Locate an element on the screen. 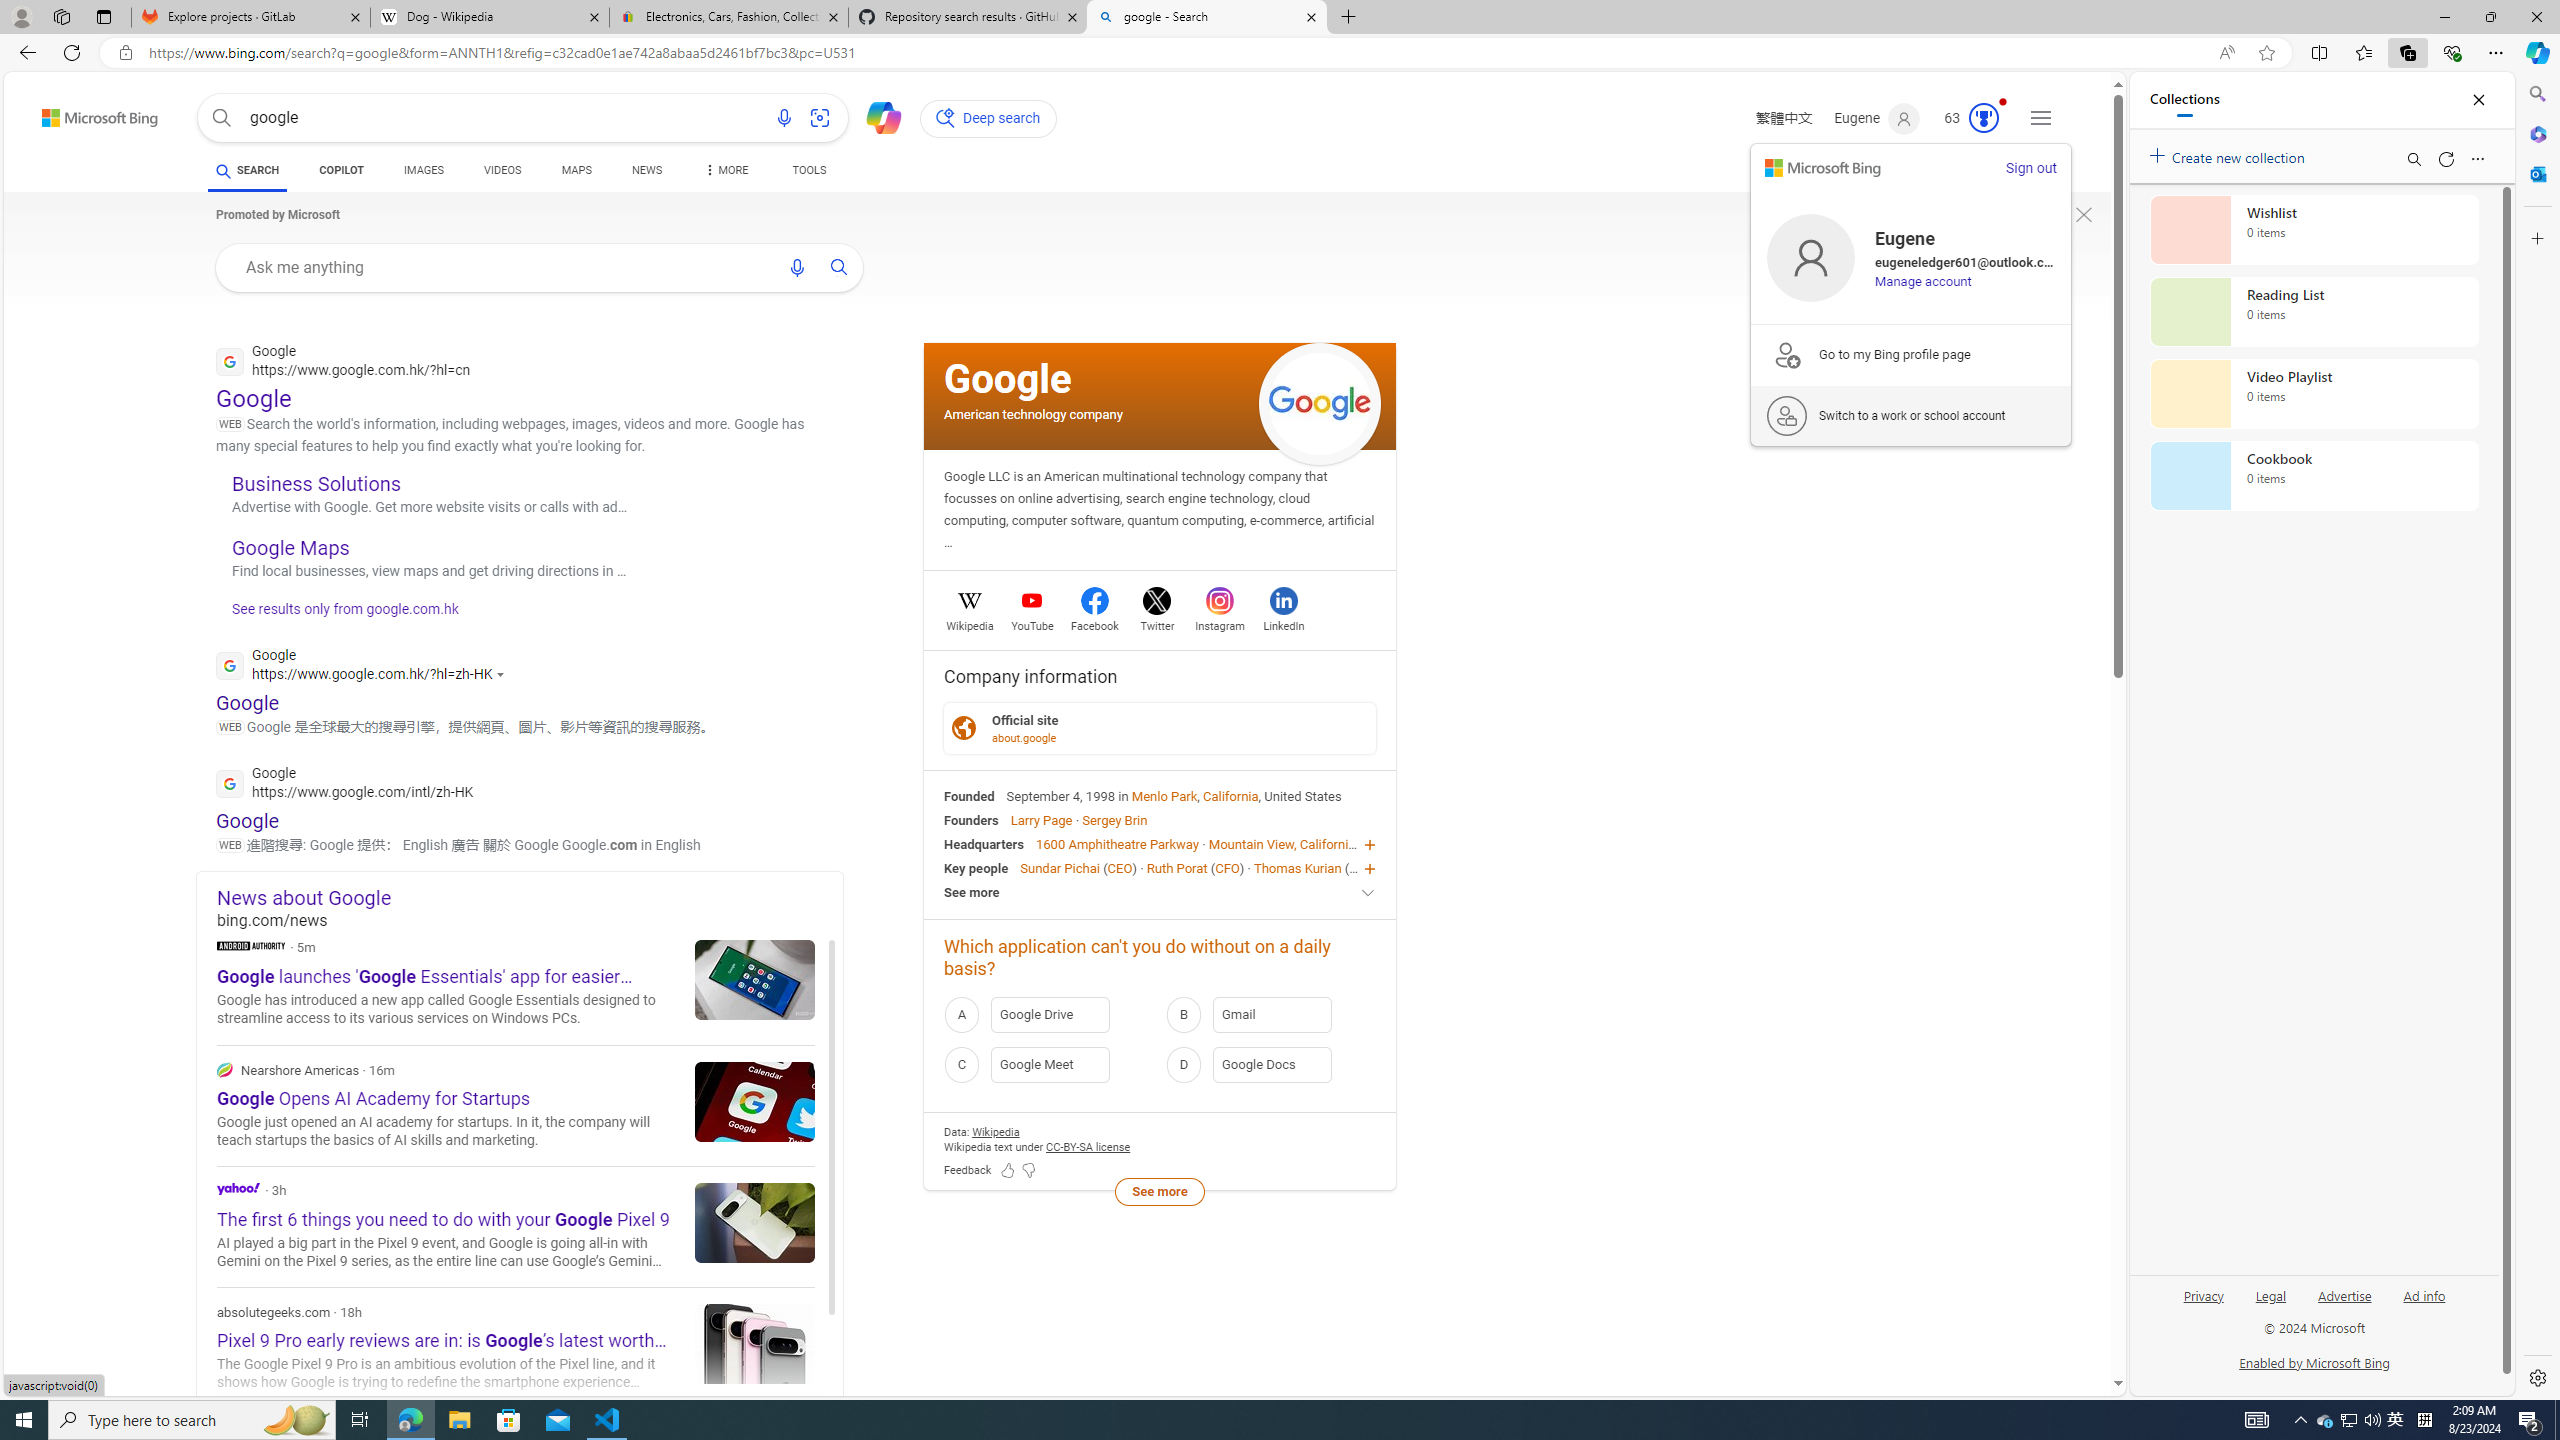  'Class: sp-ofsite' is located at coordinates (962, 727).